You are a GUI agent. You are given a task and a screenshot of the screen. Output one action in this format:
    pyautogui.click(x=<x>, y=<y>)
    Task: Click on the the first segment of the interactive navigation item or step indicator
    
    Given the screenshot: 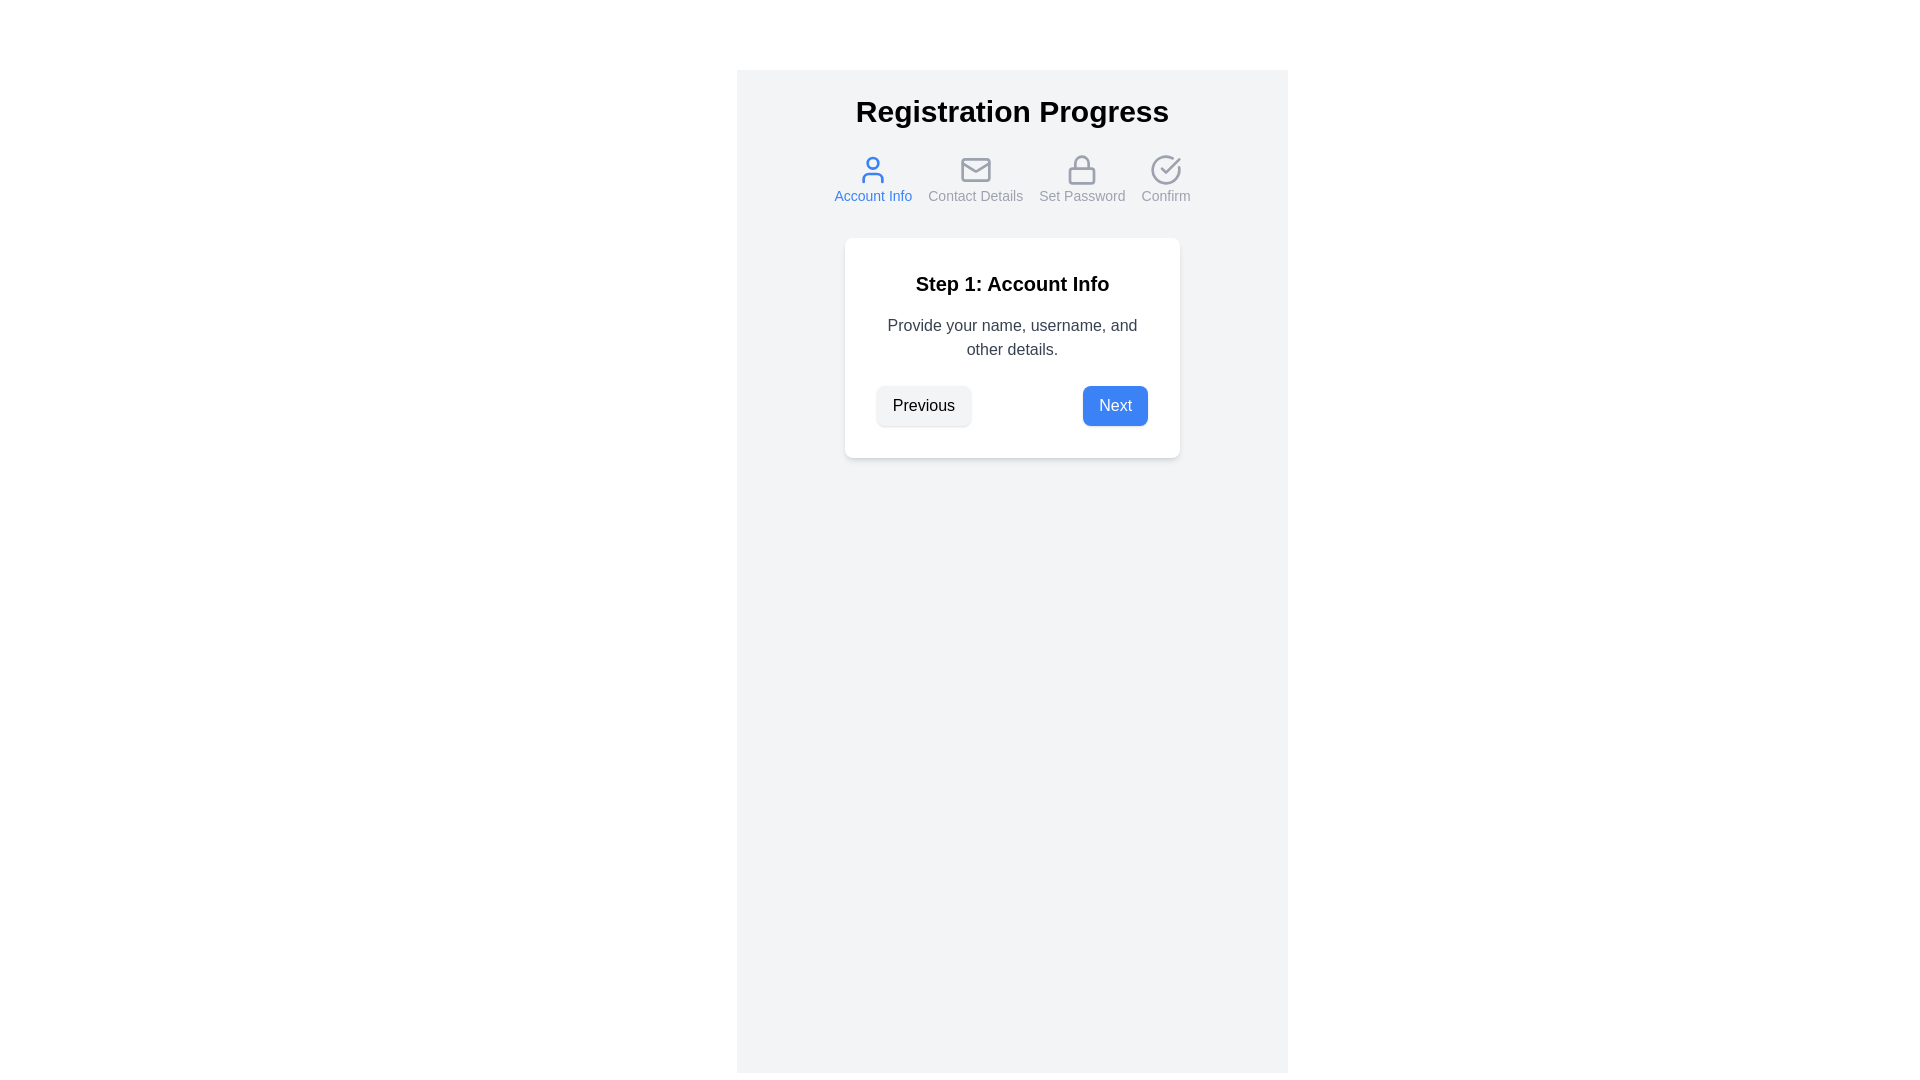 What is the action you would take?
    pyautogui.click(x=873, y=180)
    